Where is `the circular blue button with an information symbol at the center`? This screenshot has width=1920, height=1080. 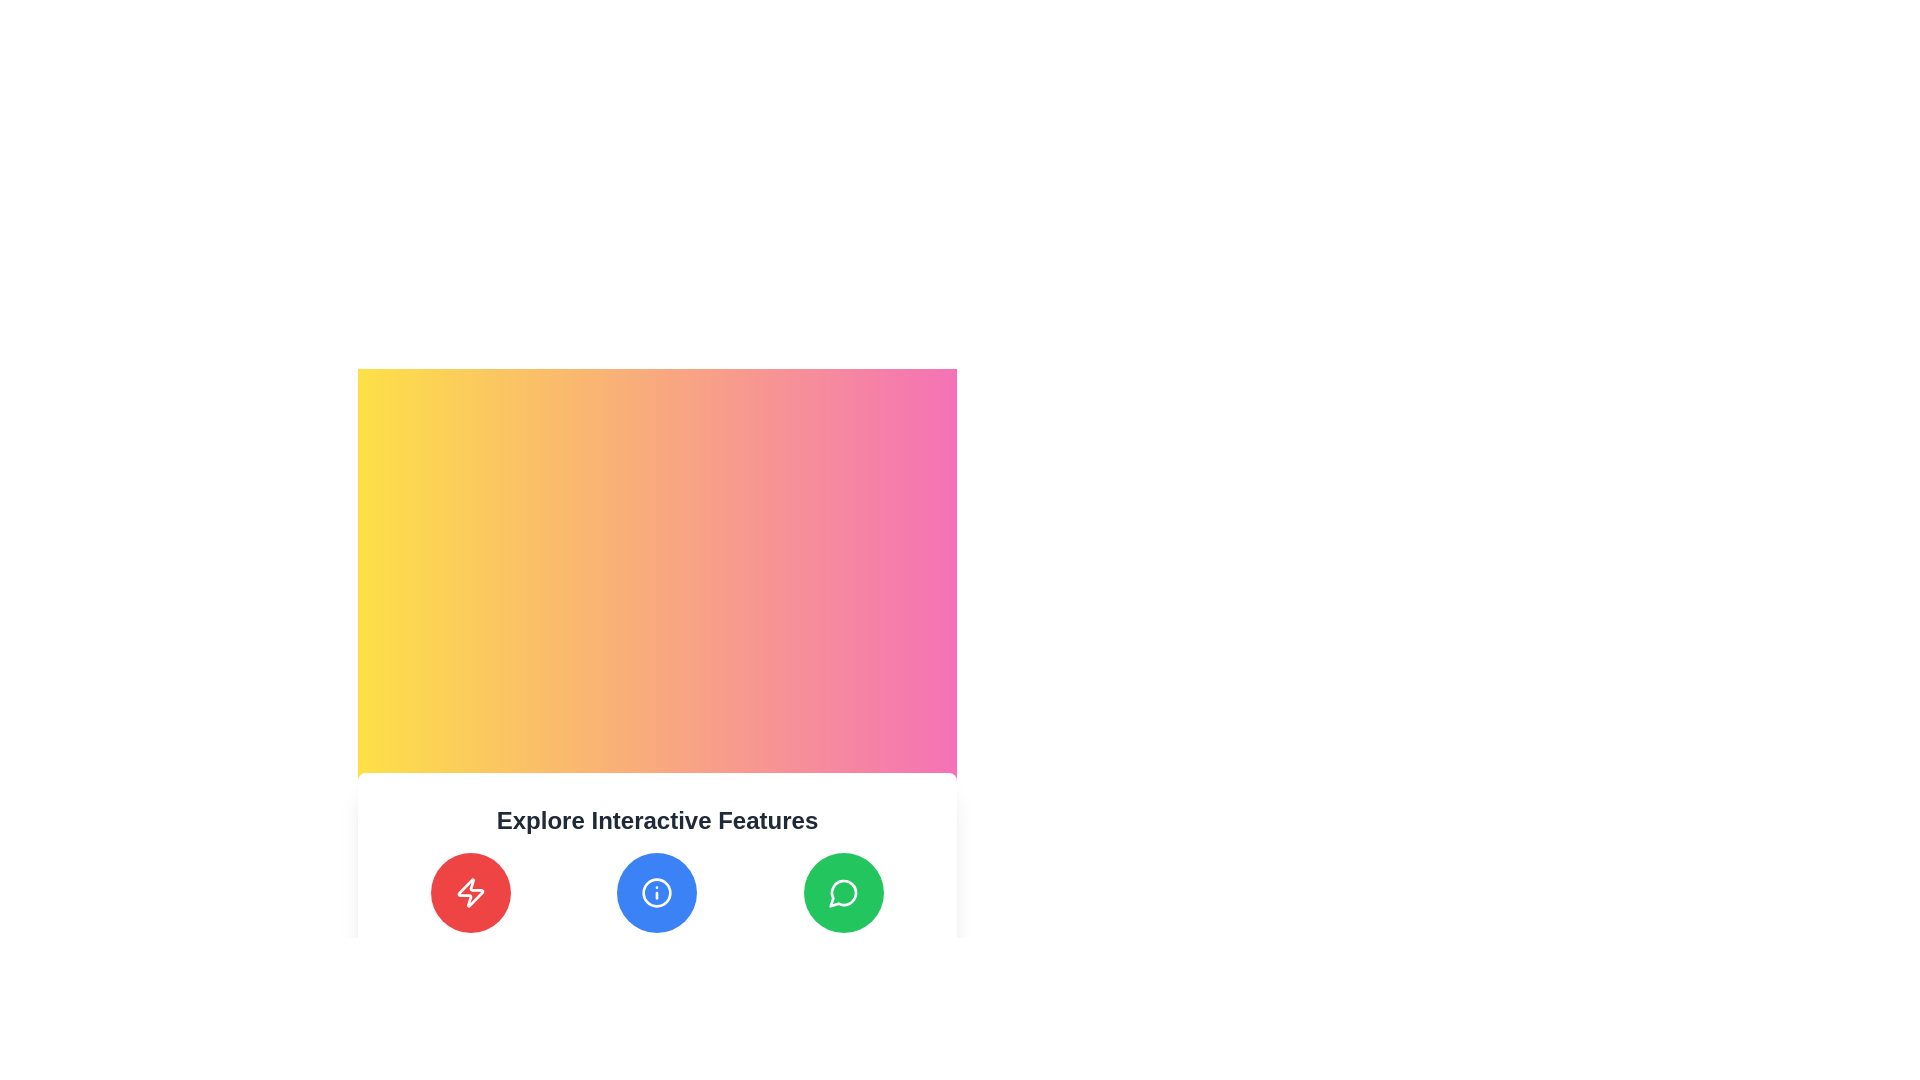
the circular blue button with an information symbol at the center is located at coordinates (657, 892).